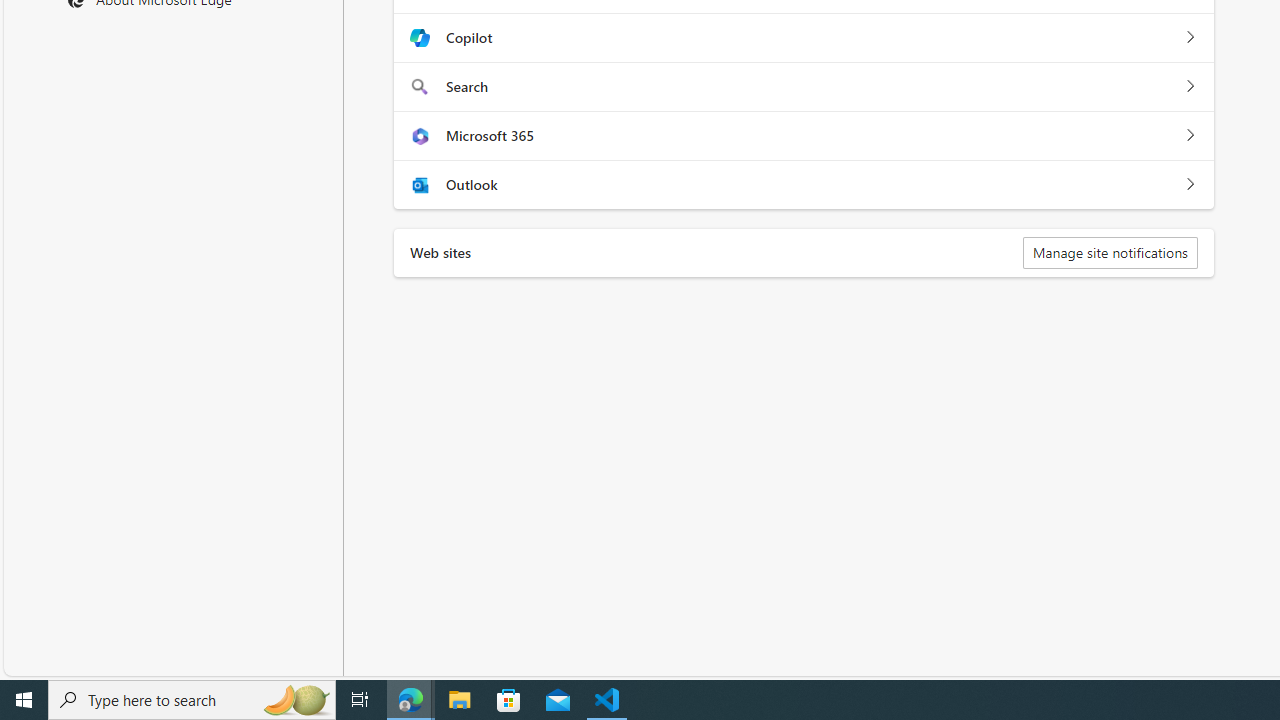  What do you see at coordinates (1108, 252) in the screenshot?
I see `'Manage site notifications'` at bounding box center [1108, 252].